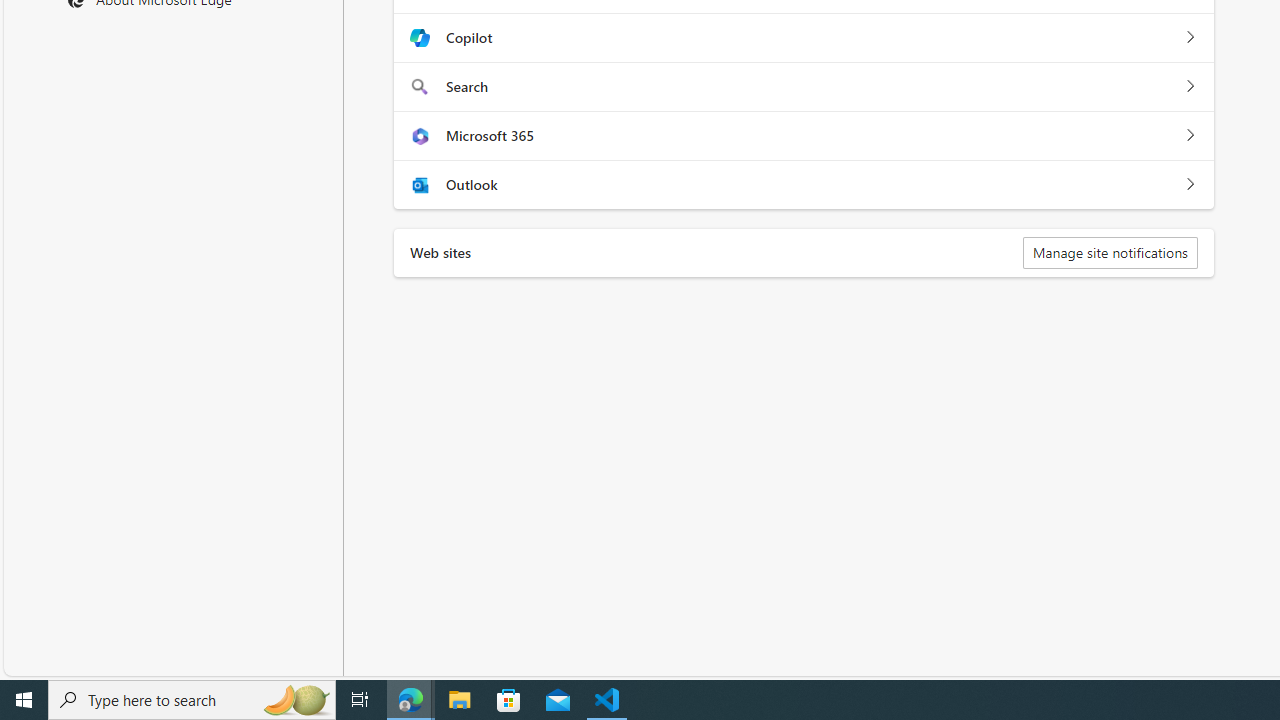  What do you see at coordinates (1108, 252) in the screenshot?
I see `'Manage site notifications'` at bounding box center [1108, 252].